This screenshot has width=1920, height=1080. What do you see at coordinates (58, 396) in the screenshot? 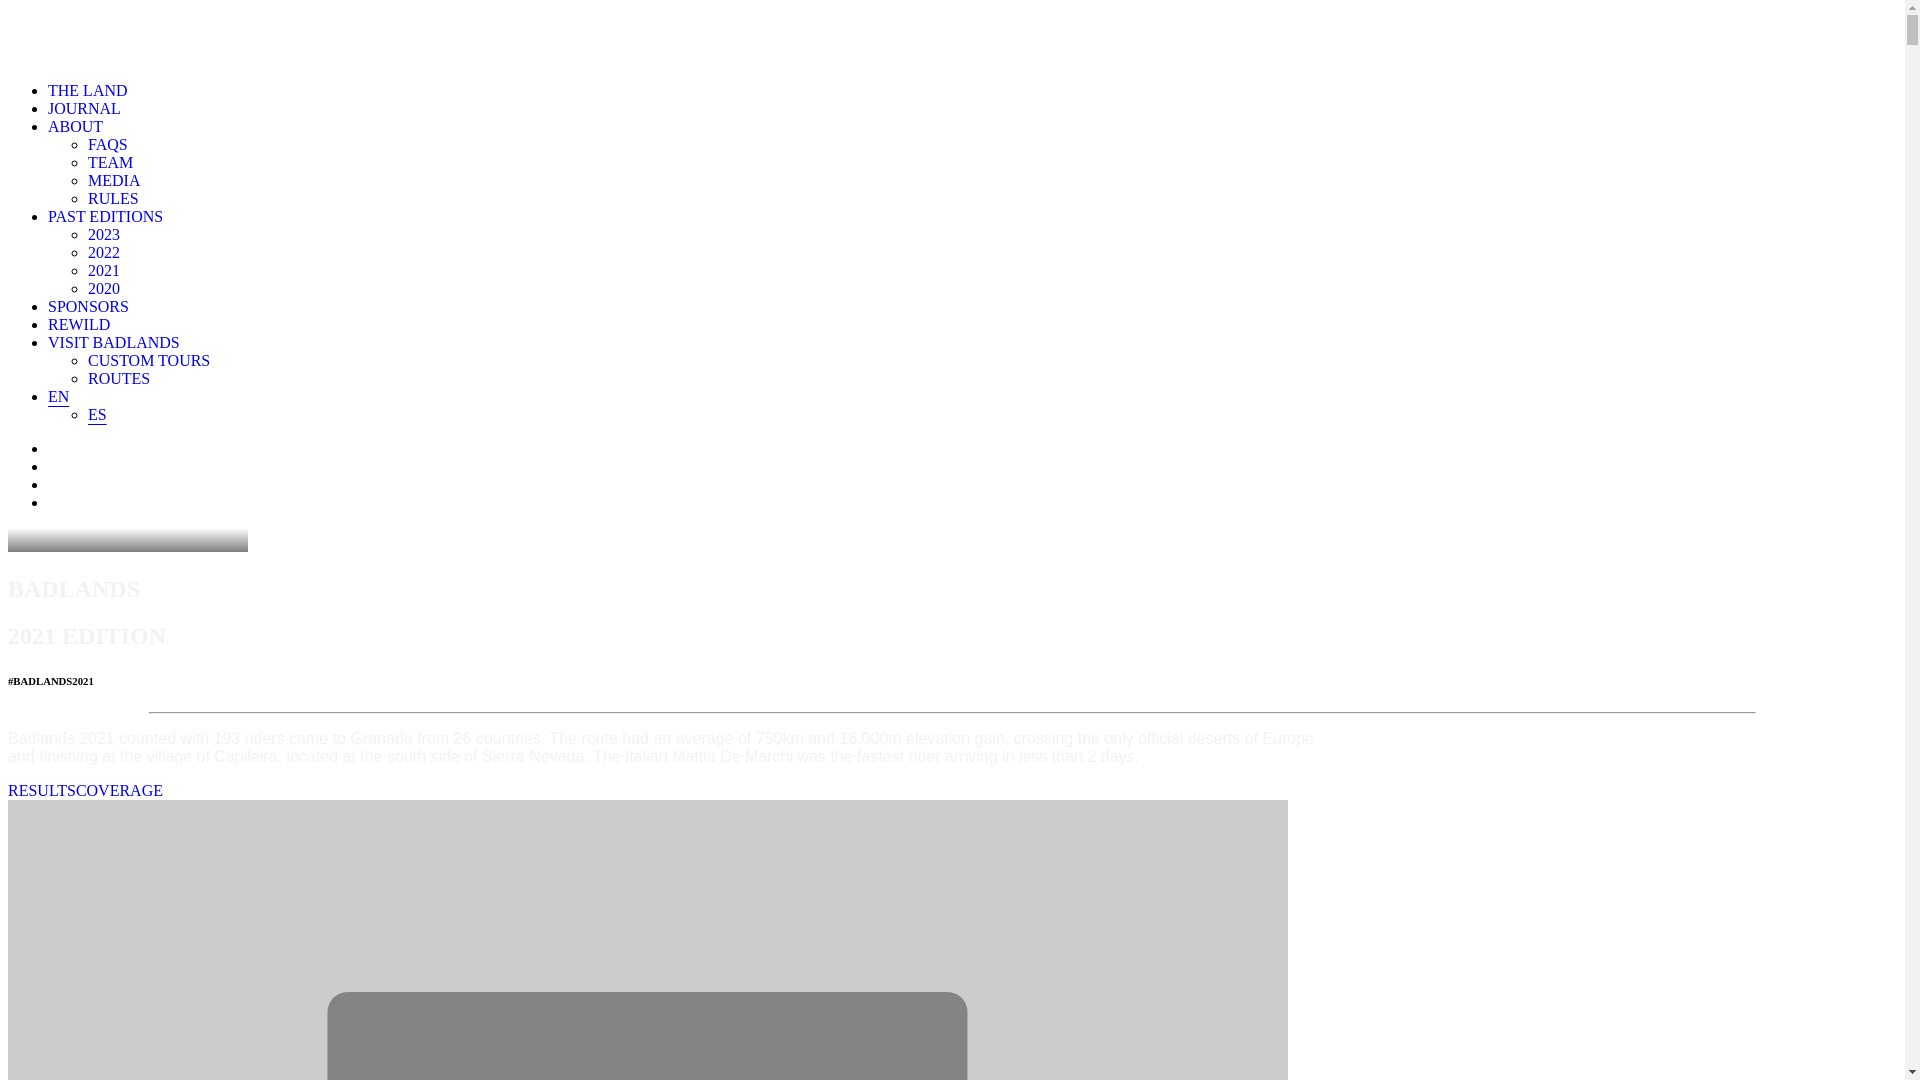
I see `'EN'` at bounding box center [58, 396].